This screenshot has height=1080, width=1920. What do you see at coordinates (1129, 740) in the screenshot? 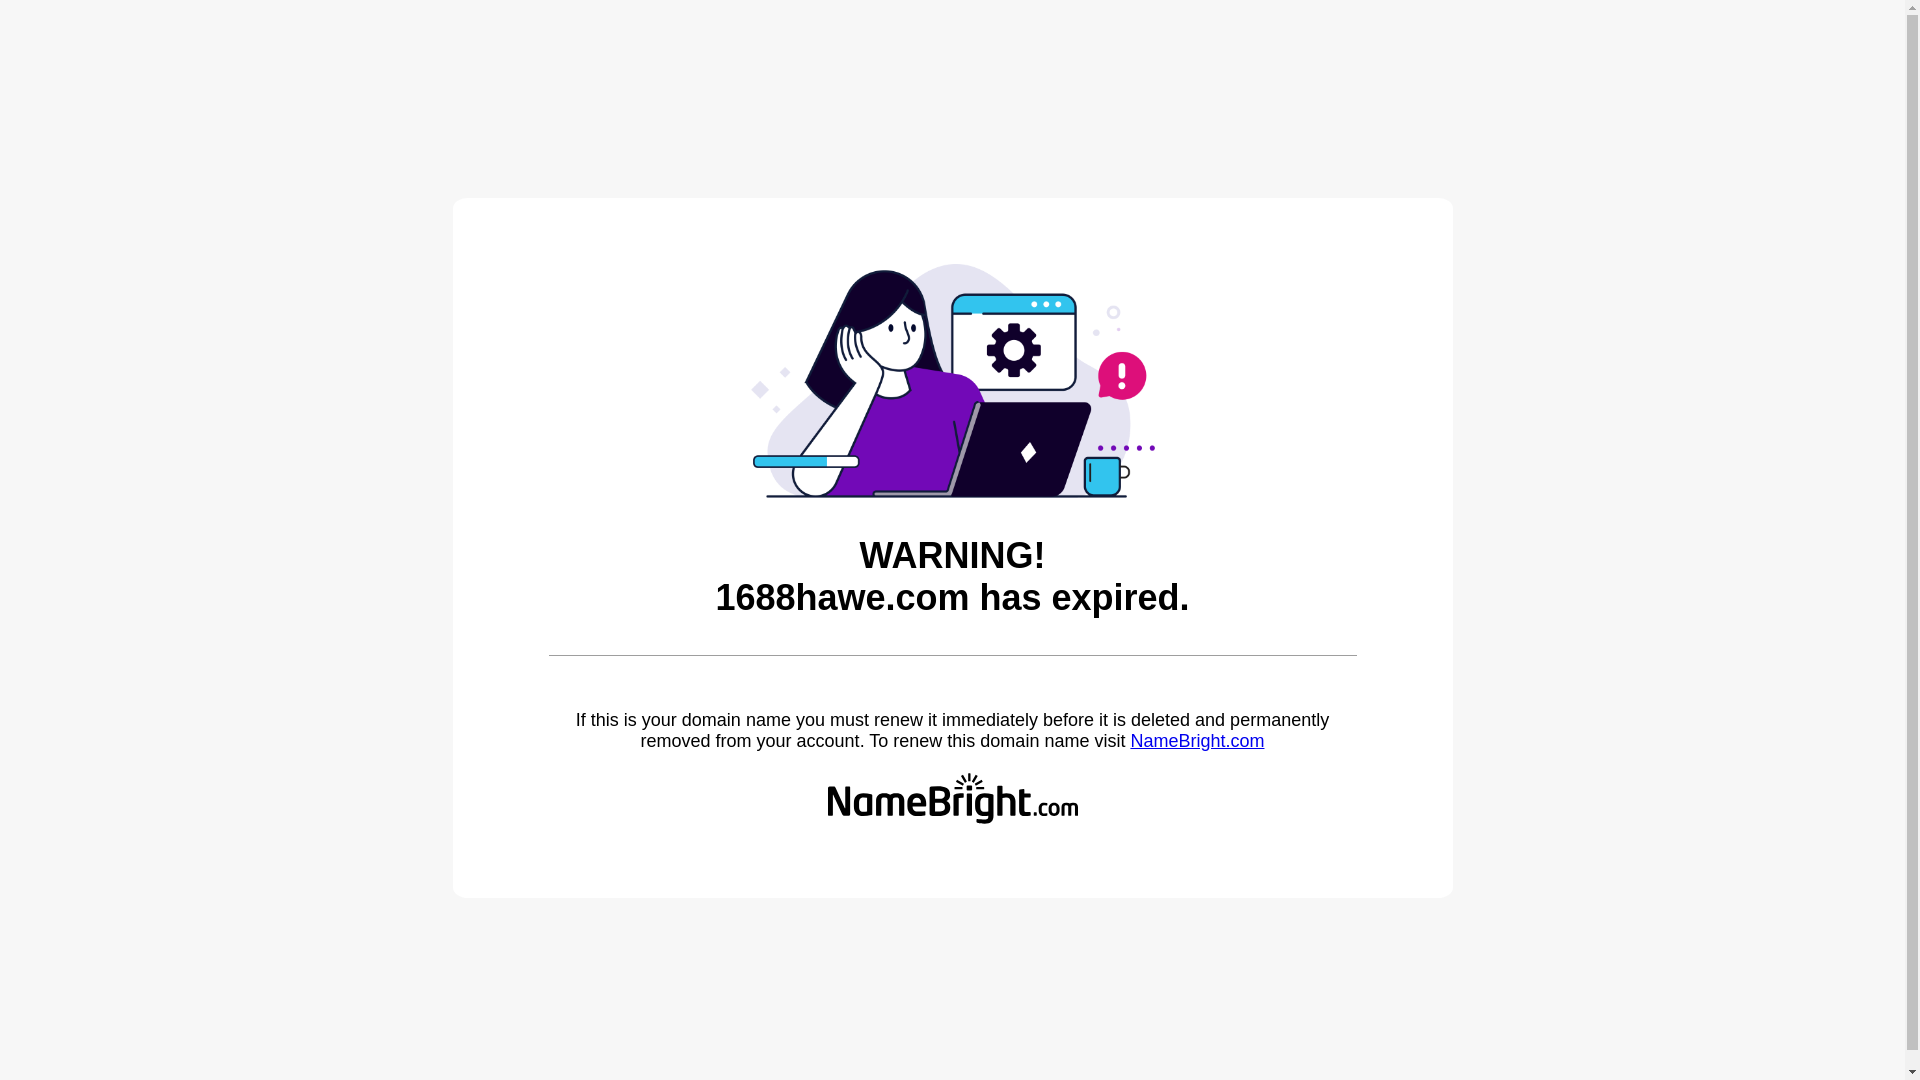
I see `'NameBright.com'` at bounding box center [1129, 740].